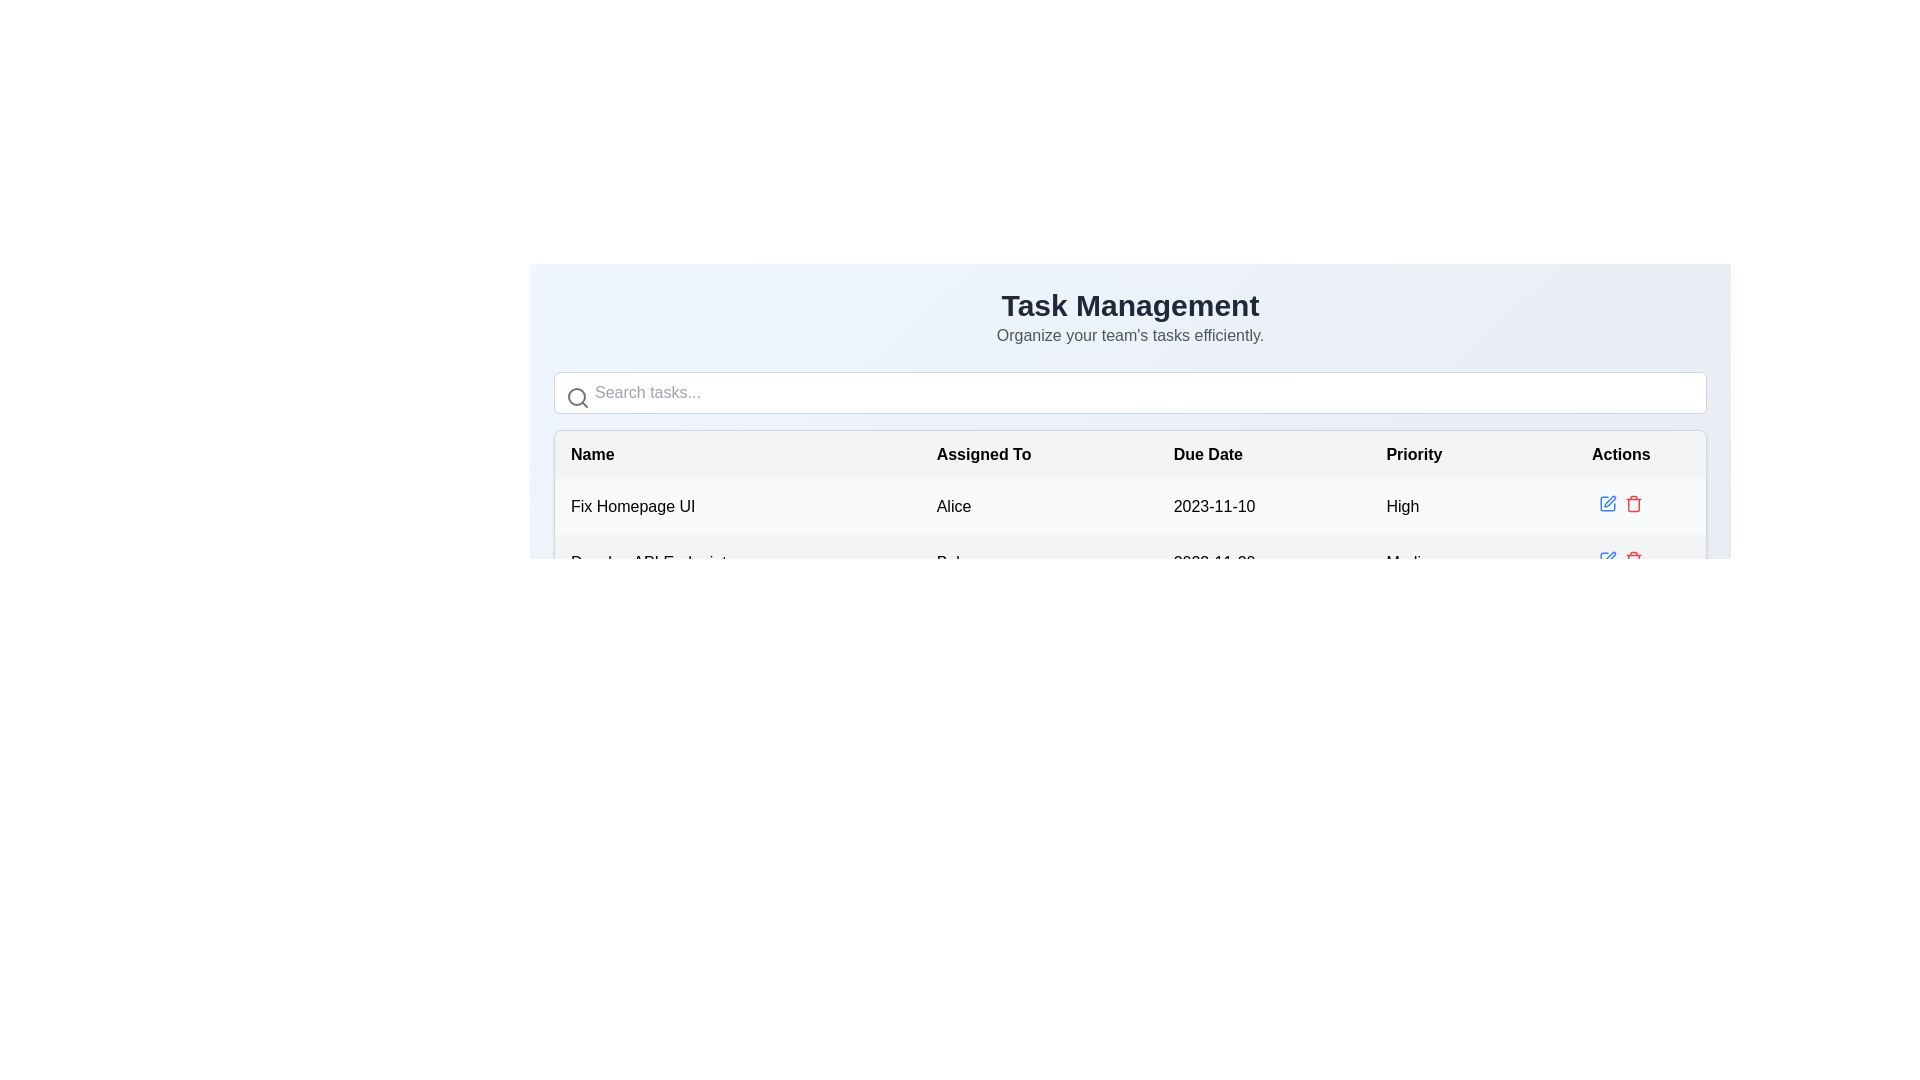  What do you see at coordinates (1610, 557) in the screenshot?
I see `the pen-like icon in the 'Actions' column of the task table to initiate the edit function` at bounding box center [1610, 557].